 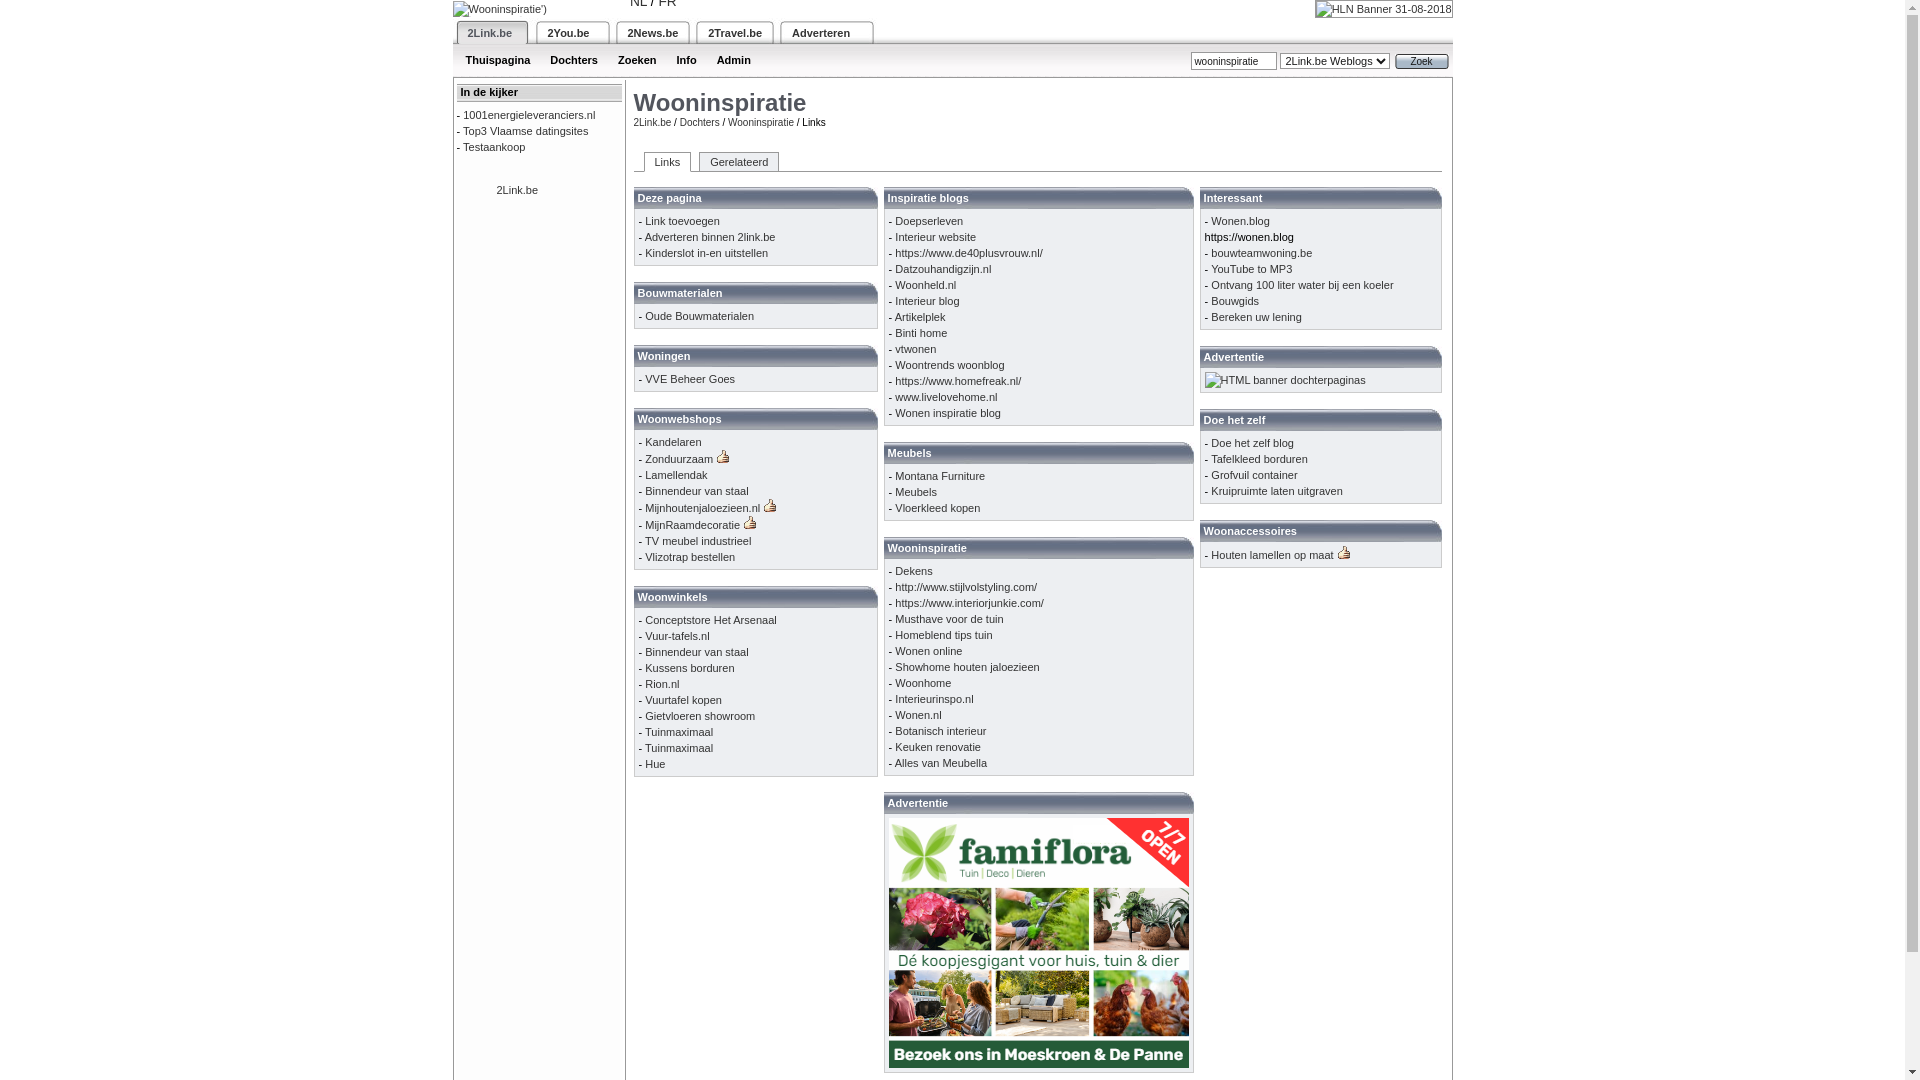 I want to click on 'Kussens borduren', so click(x=689, y=667).